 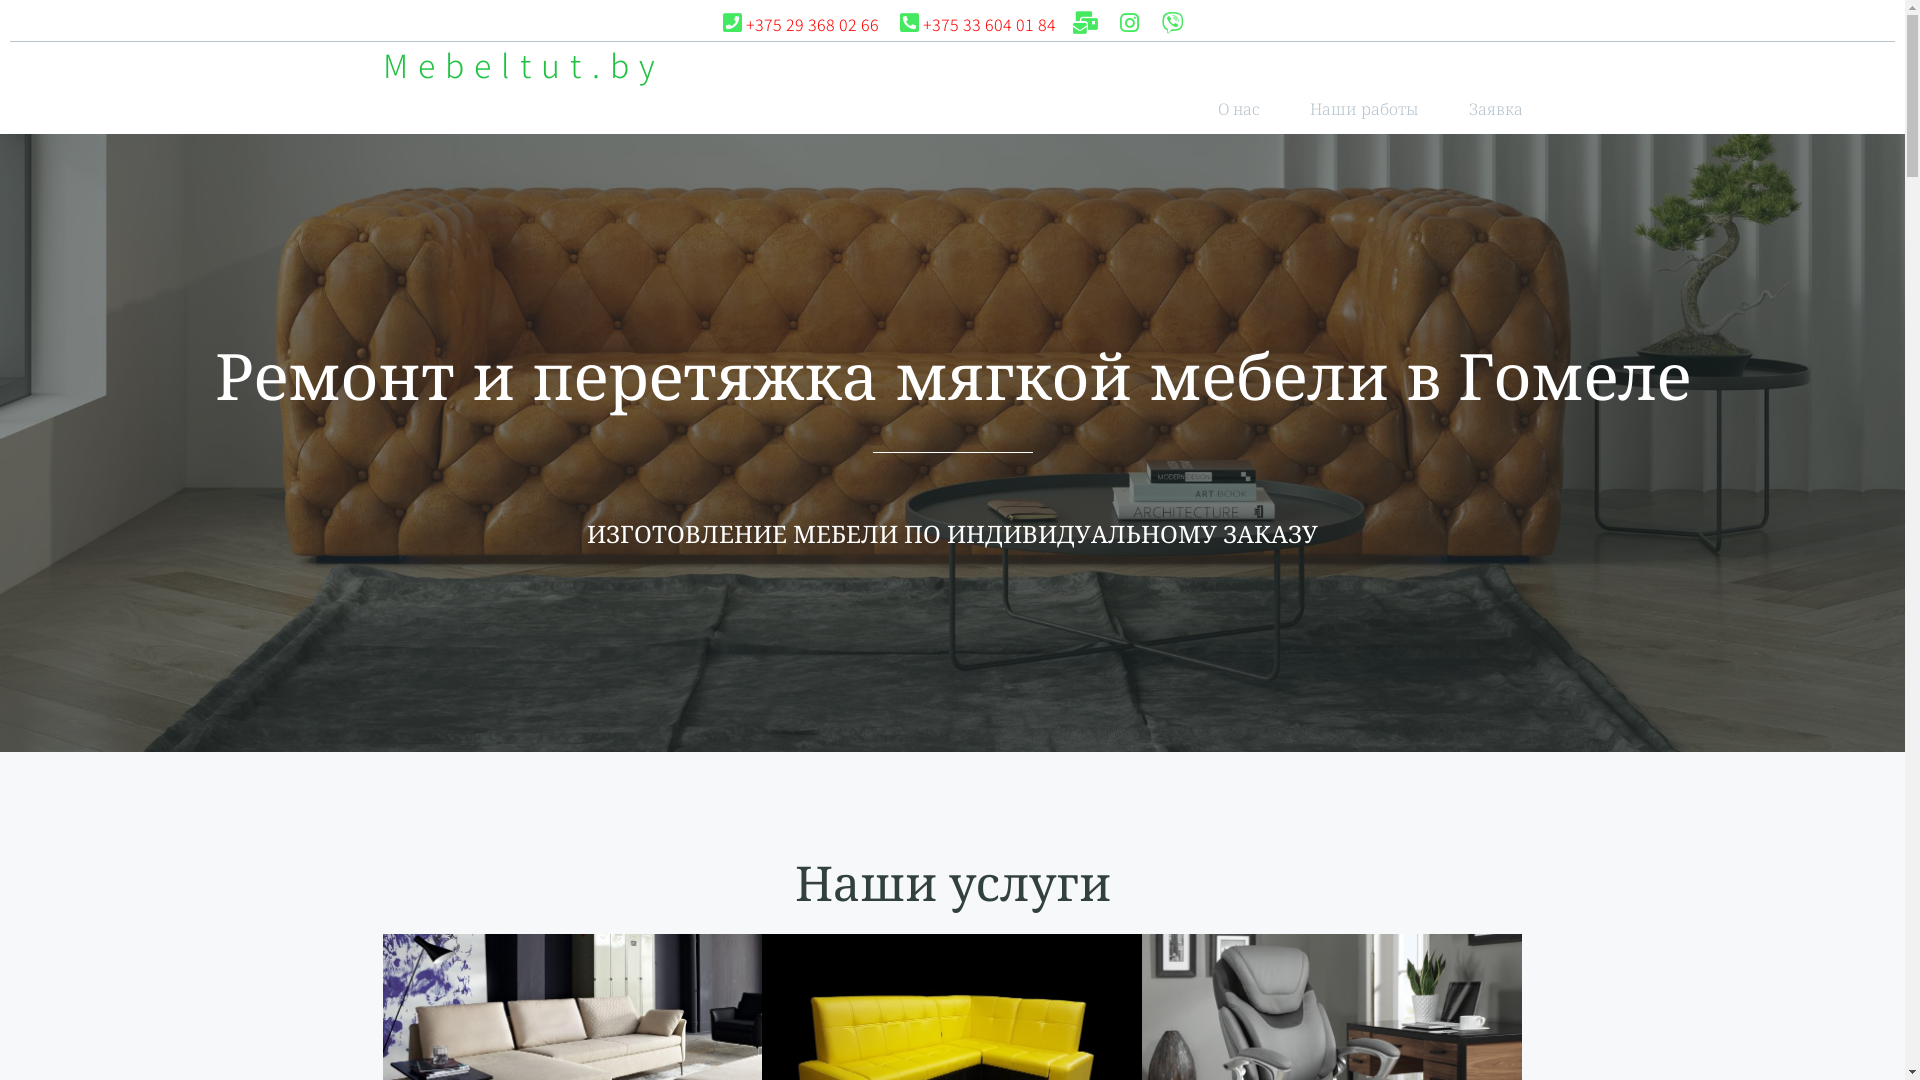 I want to click on '+375 29 368 02 66', so click(x=798, y=24).